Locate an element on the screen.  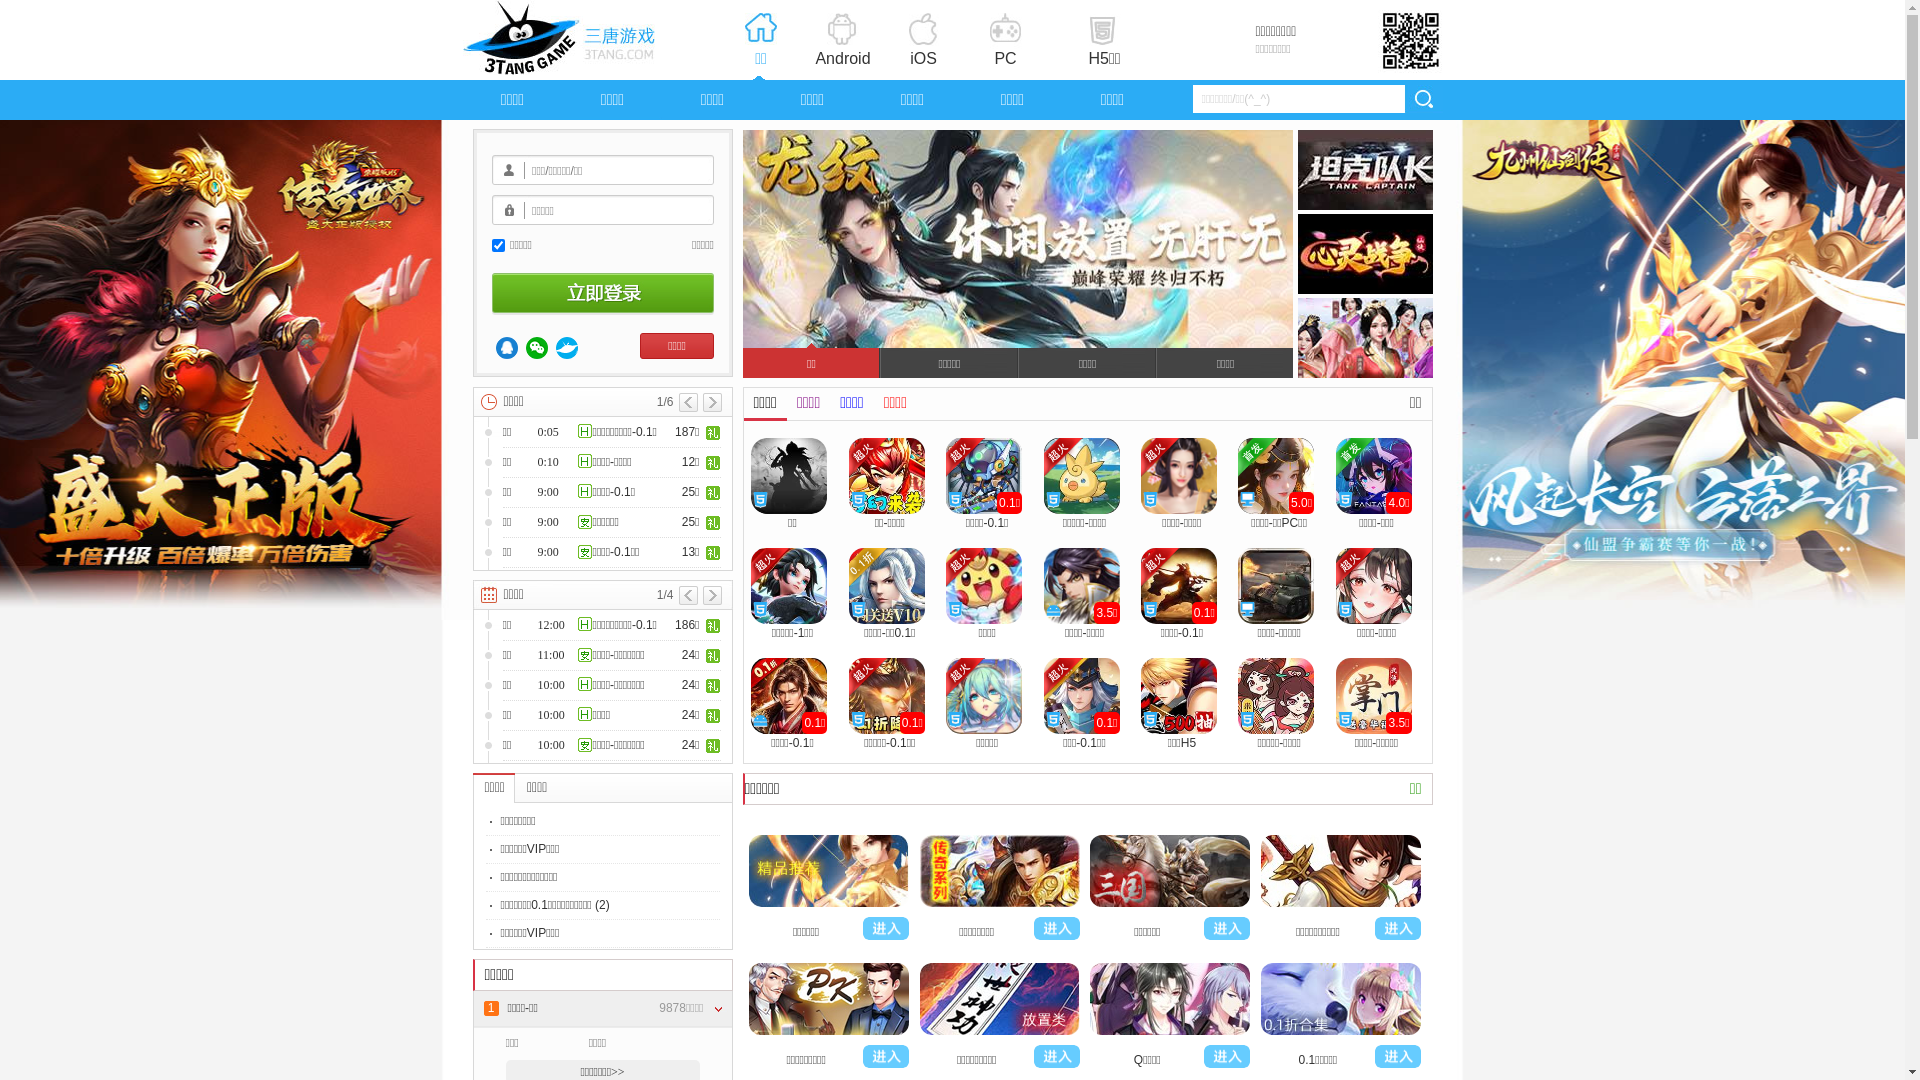
'iOS' is located at coordinates (921, 41).